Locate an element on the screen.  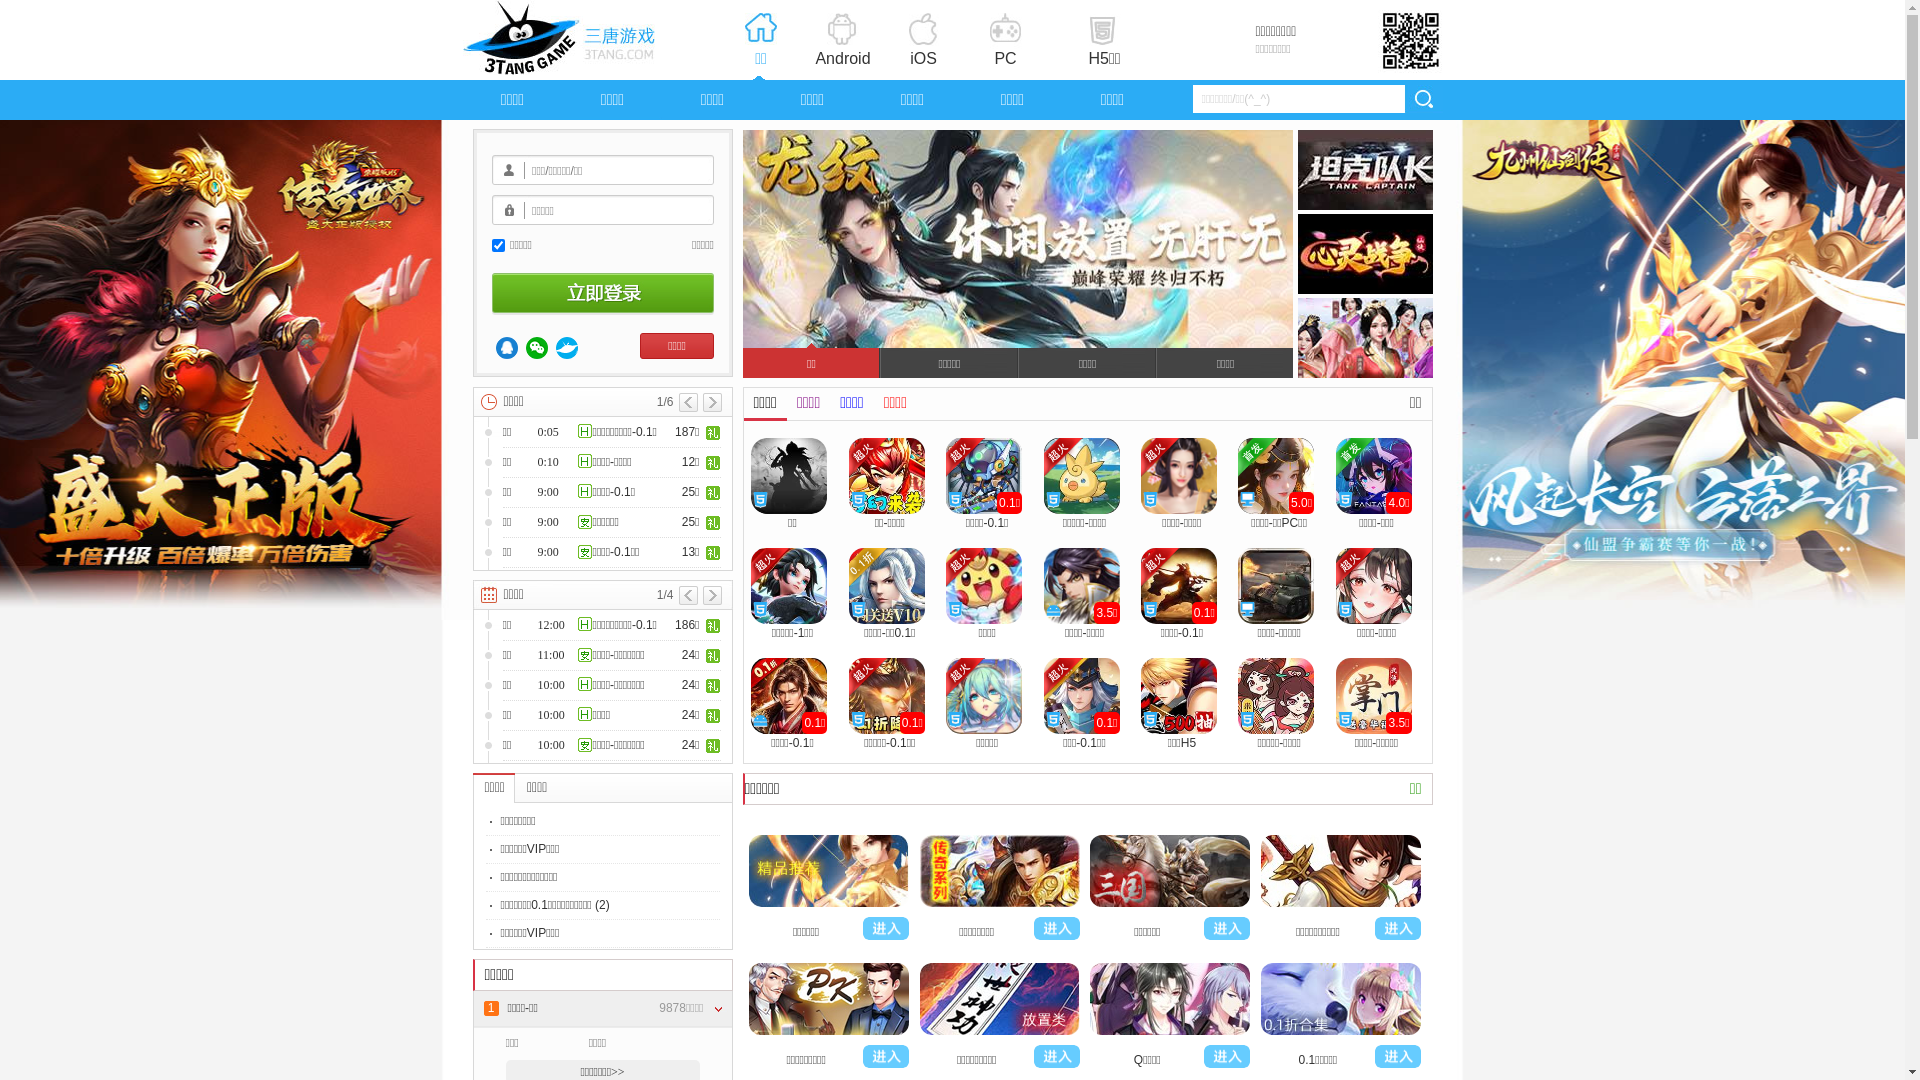
'iOS' is located at coordinates (921, 41).